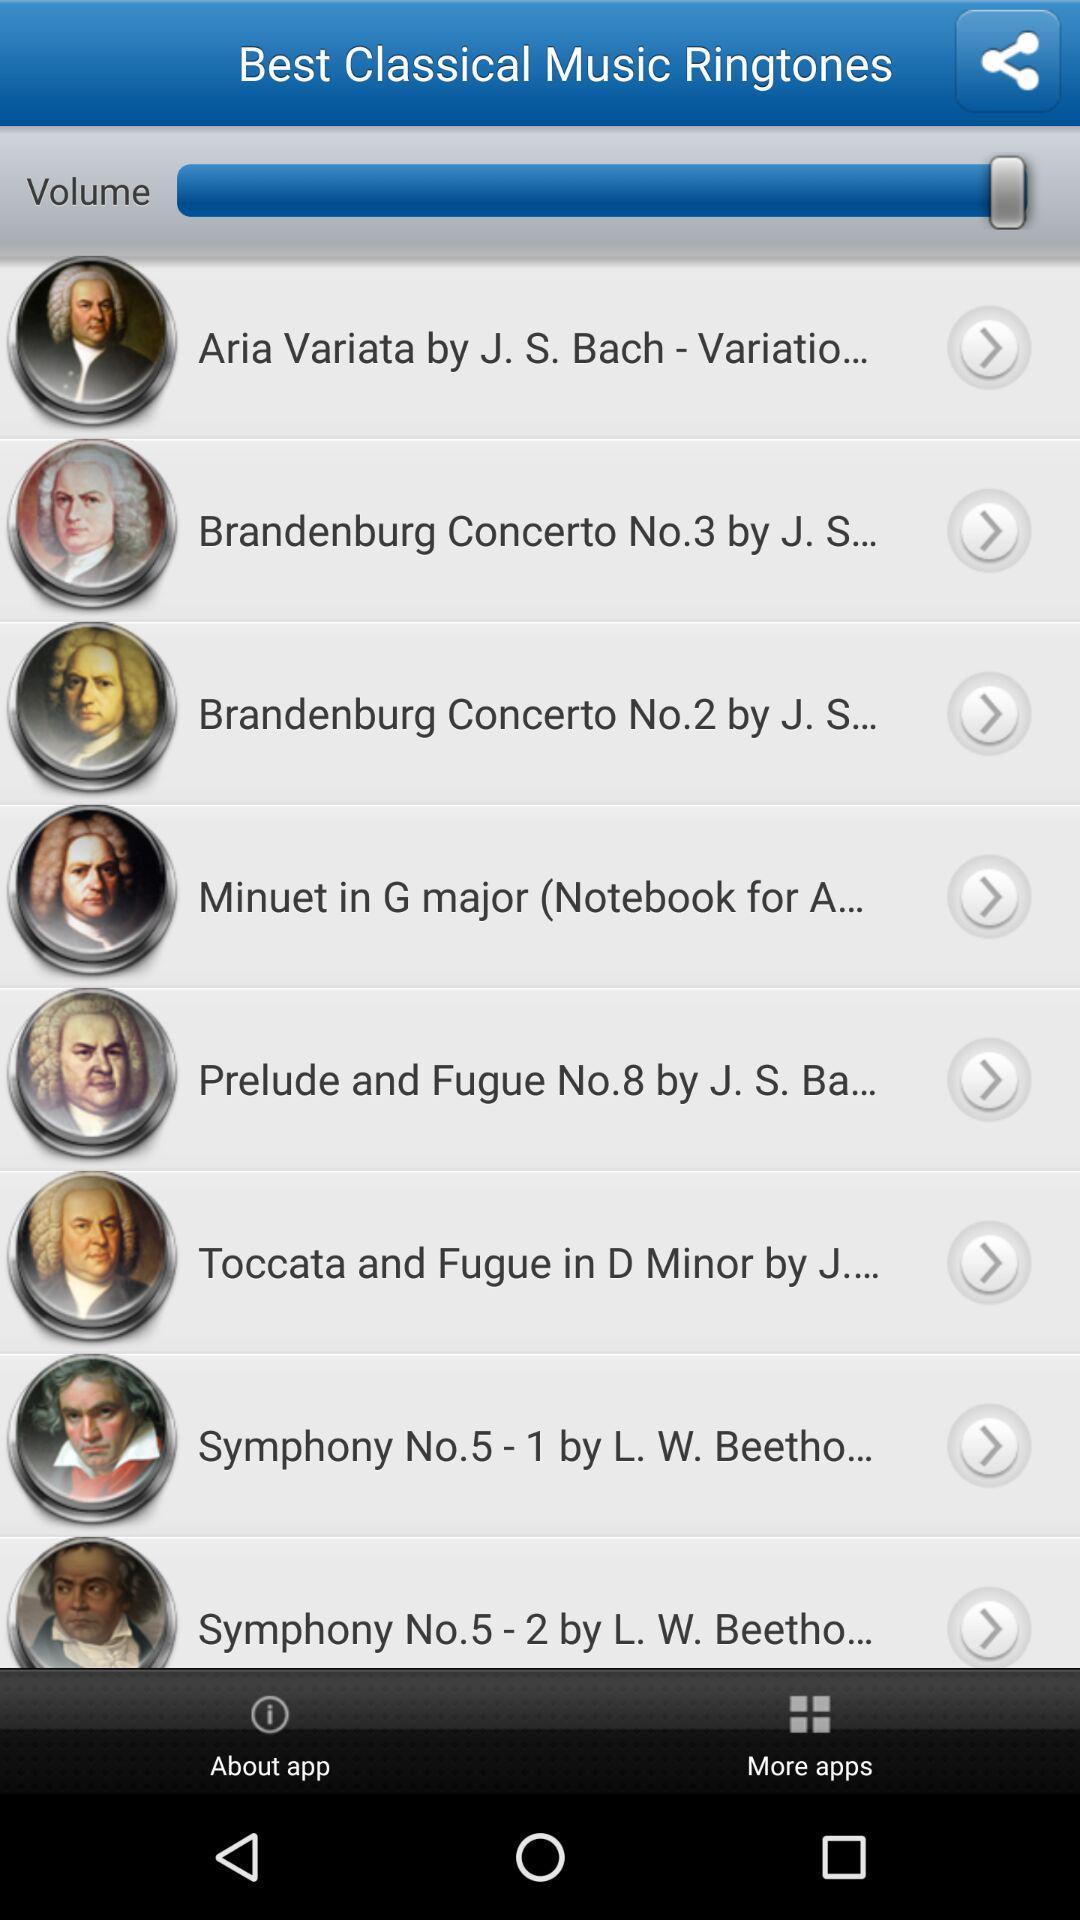 The width and height of the screenshot is (1080, 1920). Describe the element at coordinates (987, 1260) in the screenshot. I see `next` at that location.